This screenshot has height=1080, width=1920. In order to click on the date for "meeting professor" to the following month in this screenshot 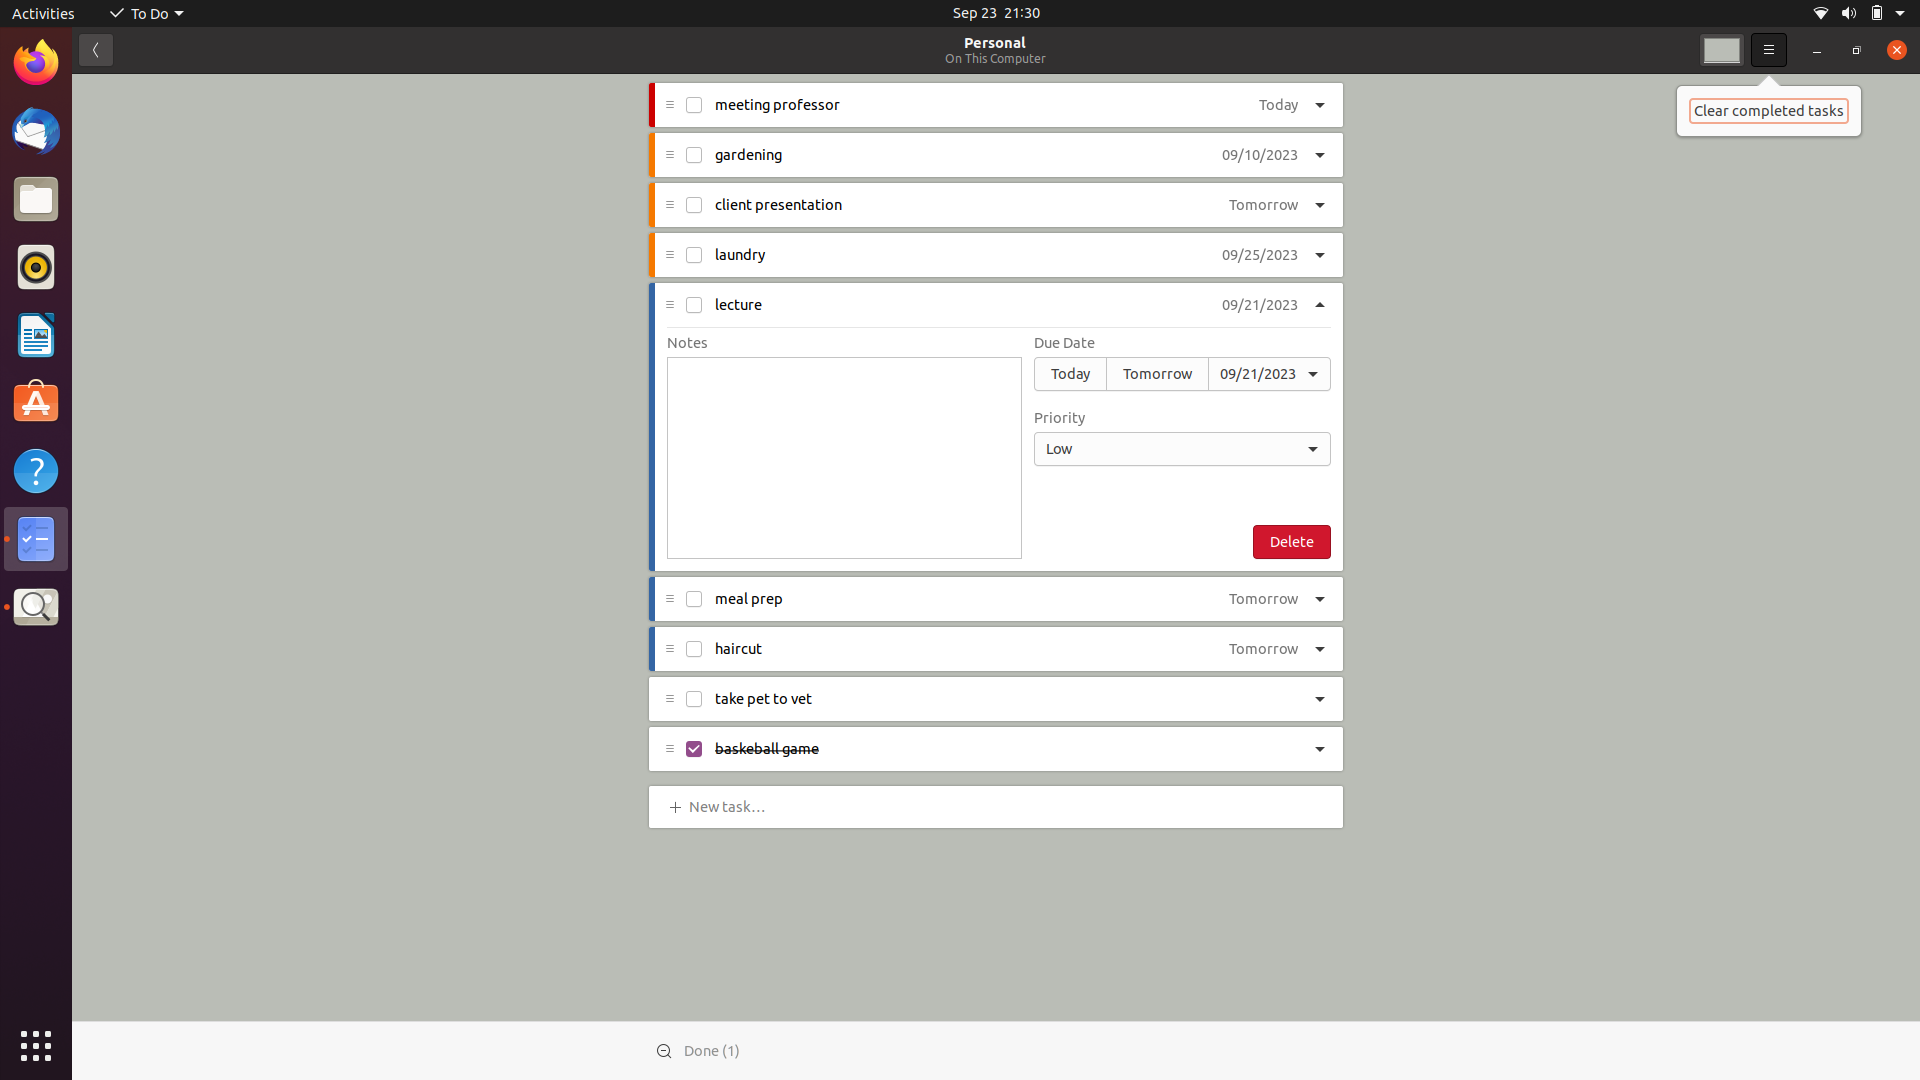, I will do `click(1271, 107)`.